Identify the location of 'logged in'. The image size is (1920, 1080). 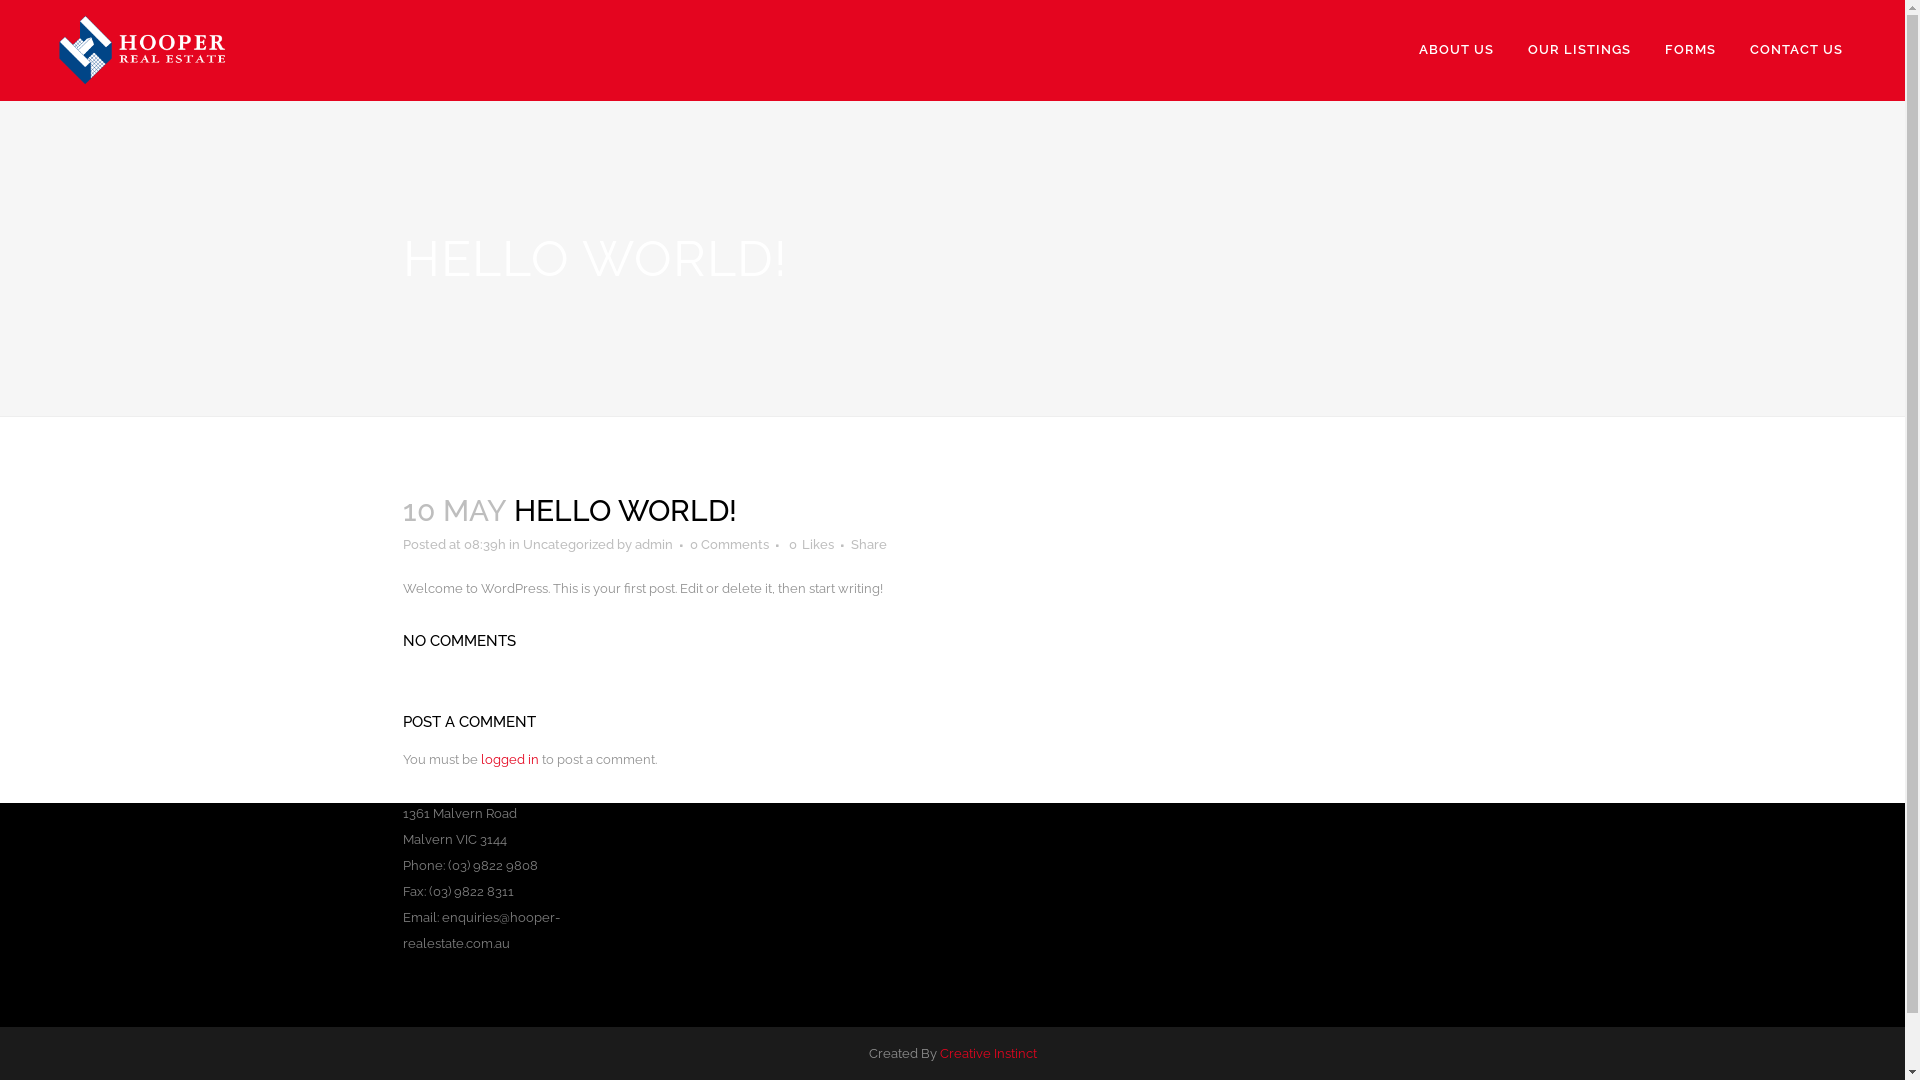
(508, 759).